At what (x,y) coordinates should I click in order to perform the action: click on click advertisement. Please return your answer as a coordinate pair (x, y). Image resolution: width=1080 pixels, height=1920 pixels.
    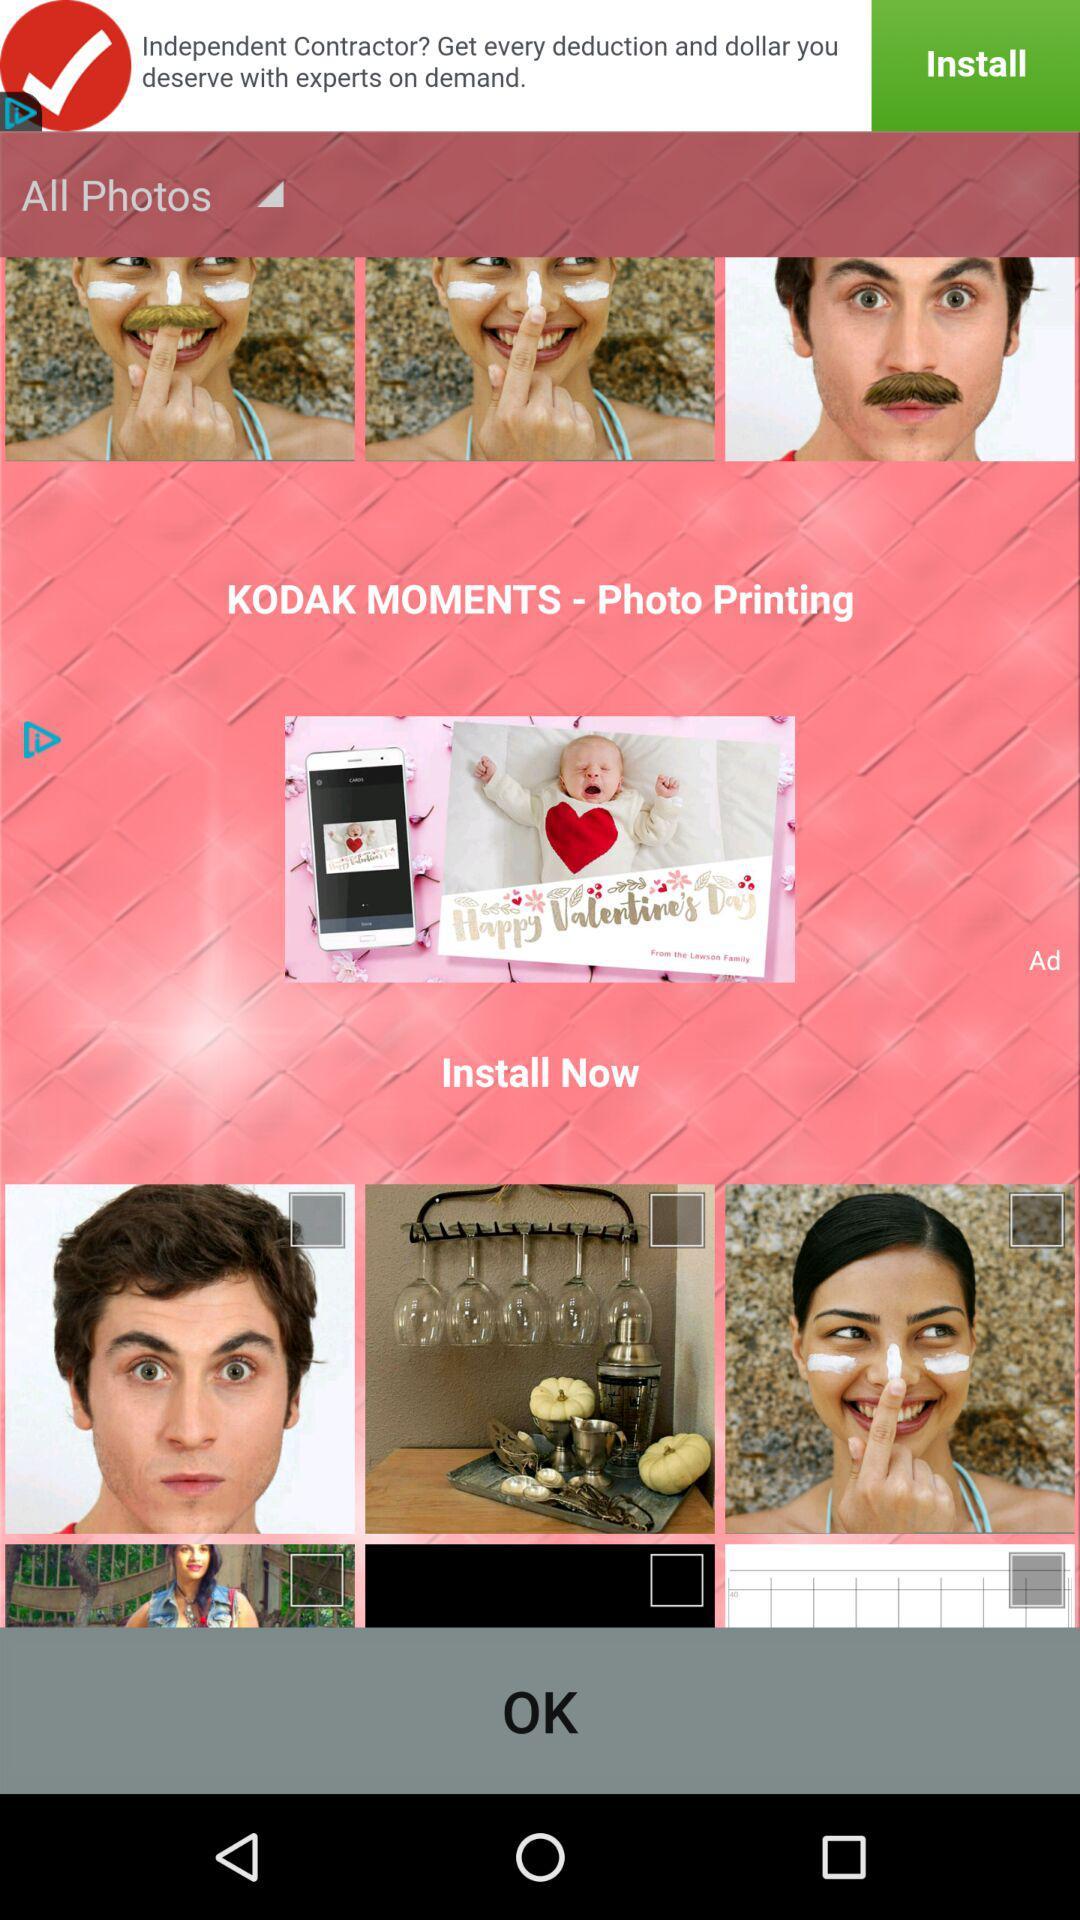
    Looking at the image, I should click on (540, 65).